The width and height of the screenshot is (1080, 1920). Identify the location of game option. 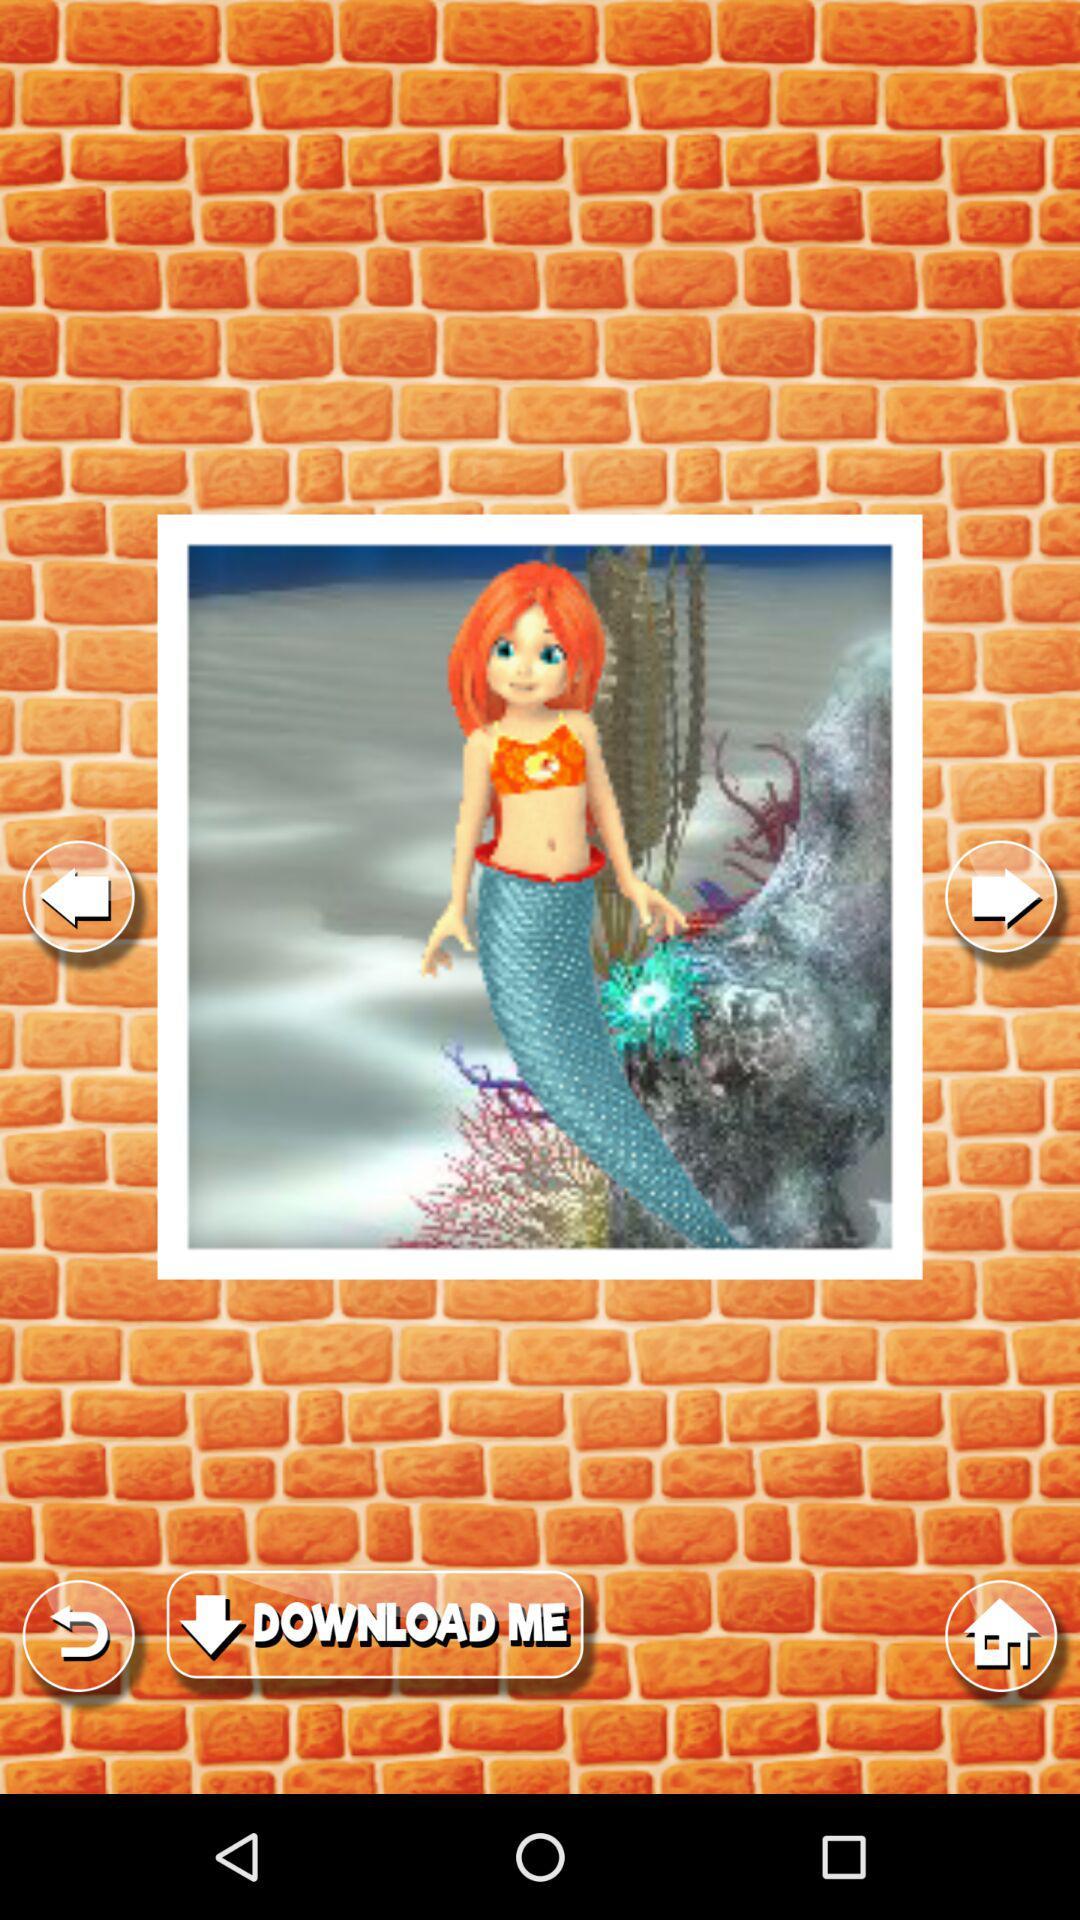
(540, 896).